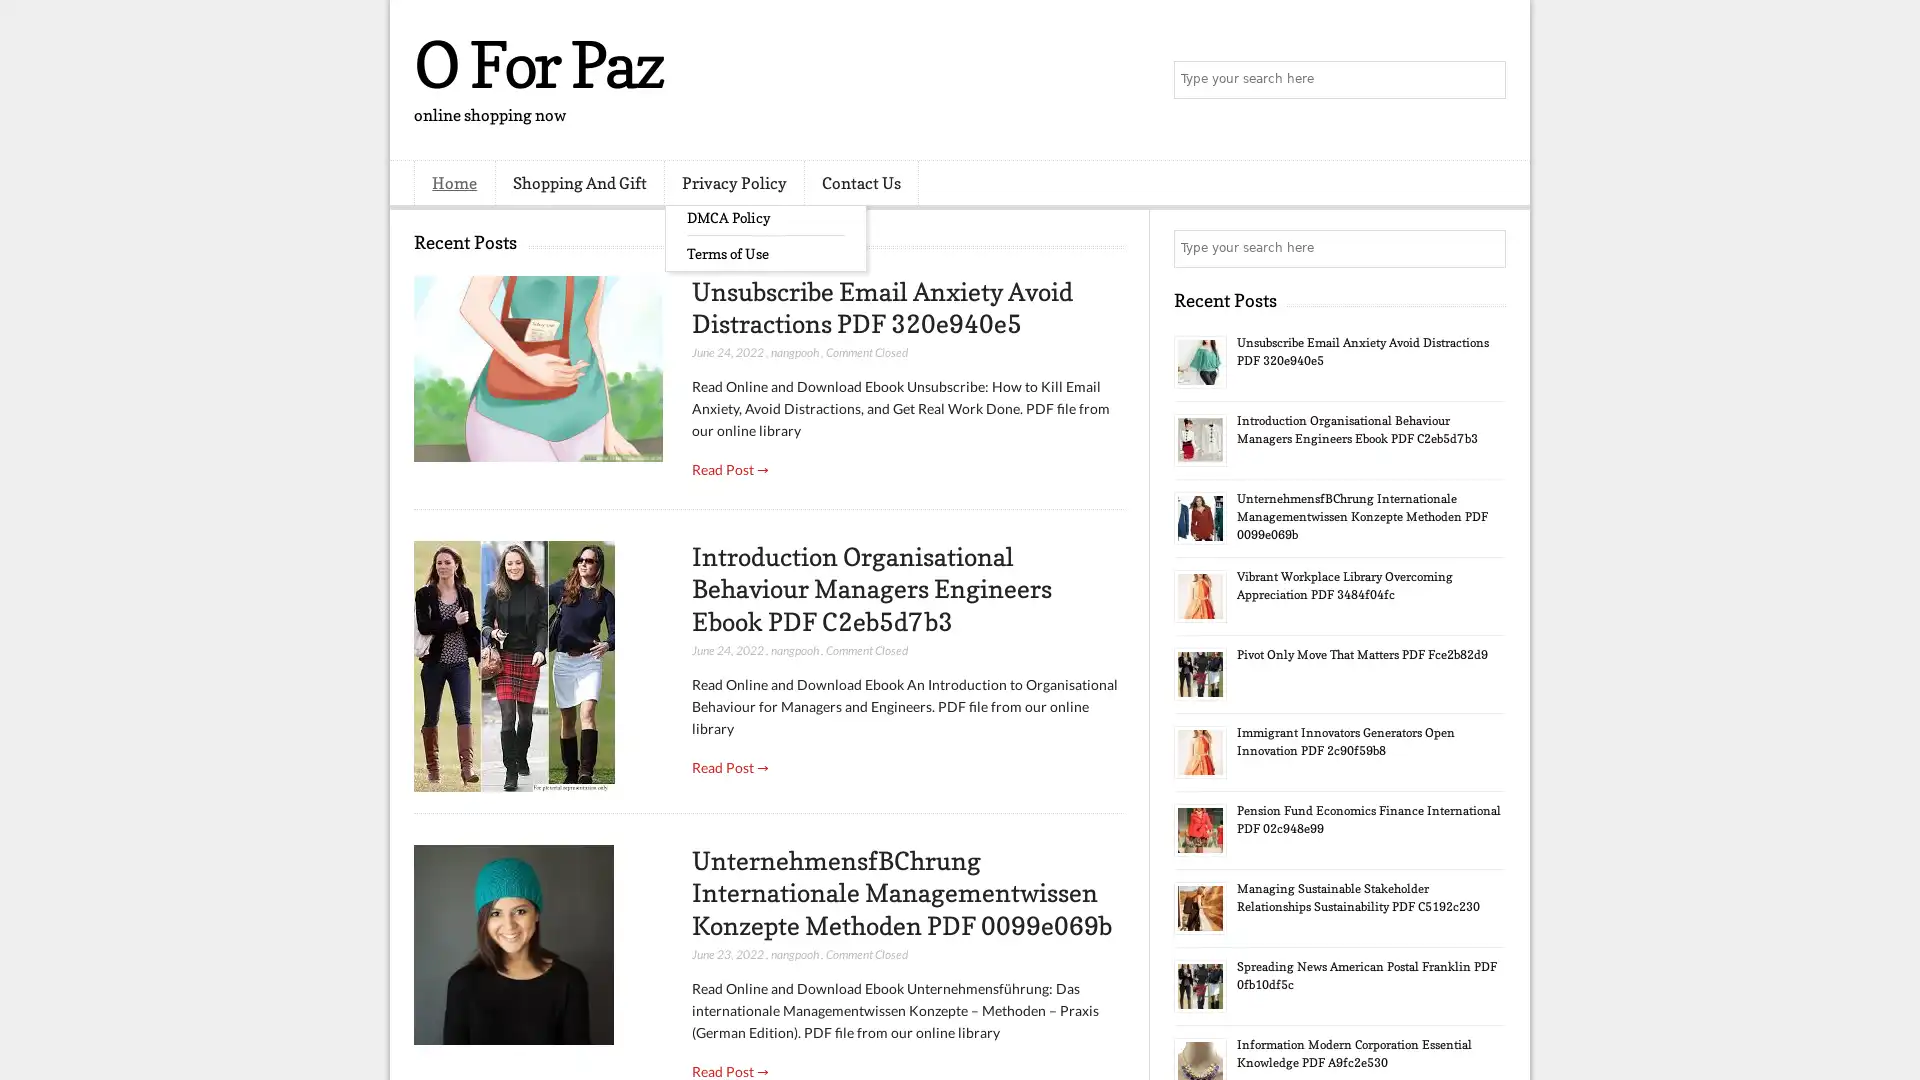 This screenshot has height=1080, width=1920. I want to click on Search, so click(1485, 80).